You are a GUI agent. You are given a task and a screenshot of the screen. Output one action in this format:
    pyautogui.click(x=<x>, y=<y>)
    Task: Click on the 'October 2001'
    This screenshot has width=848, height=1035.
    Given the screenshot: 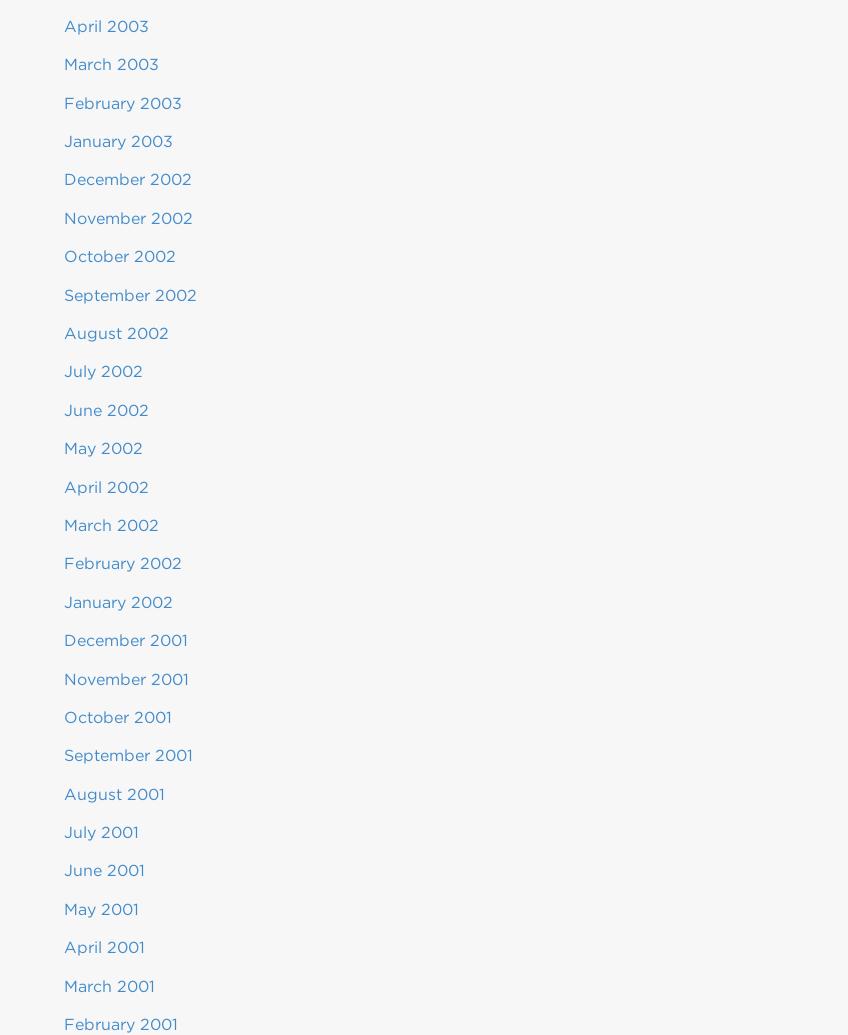 What is the action you would take?
    pyautogui.click(x=117, y=715)
    